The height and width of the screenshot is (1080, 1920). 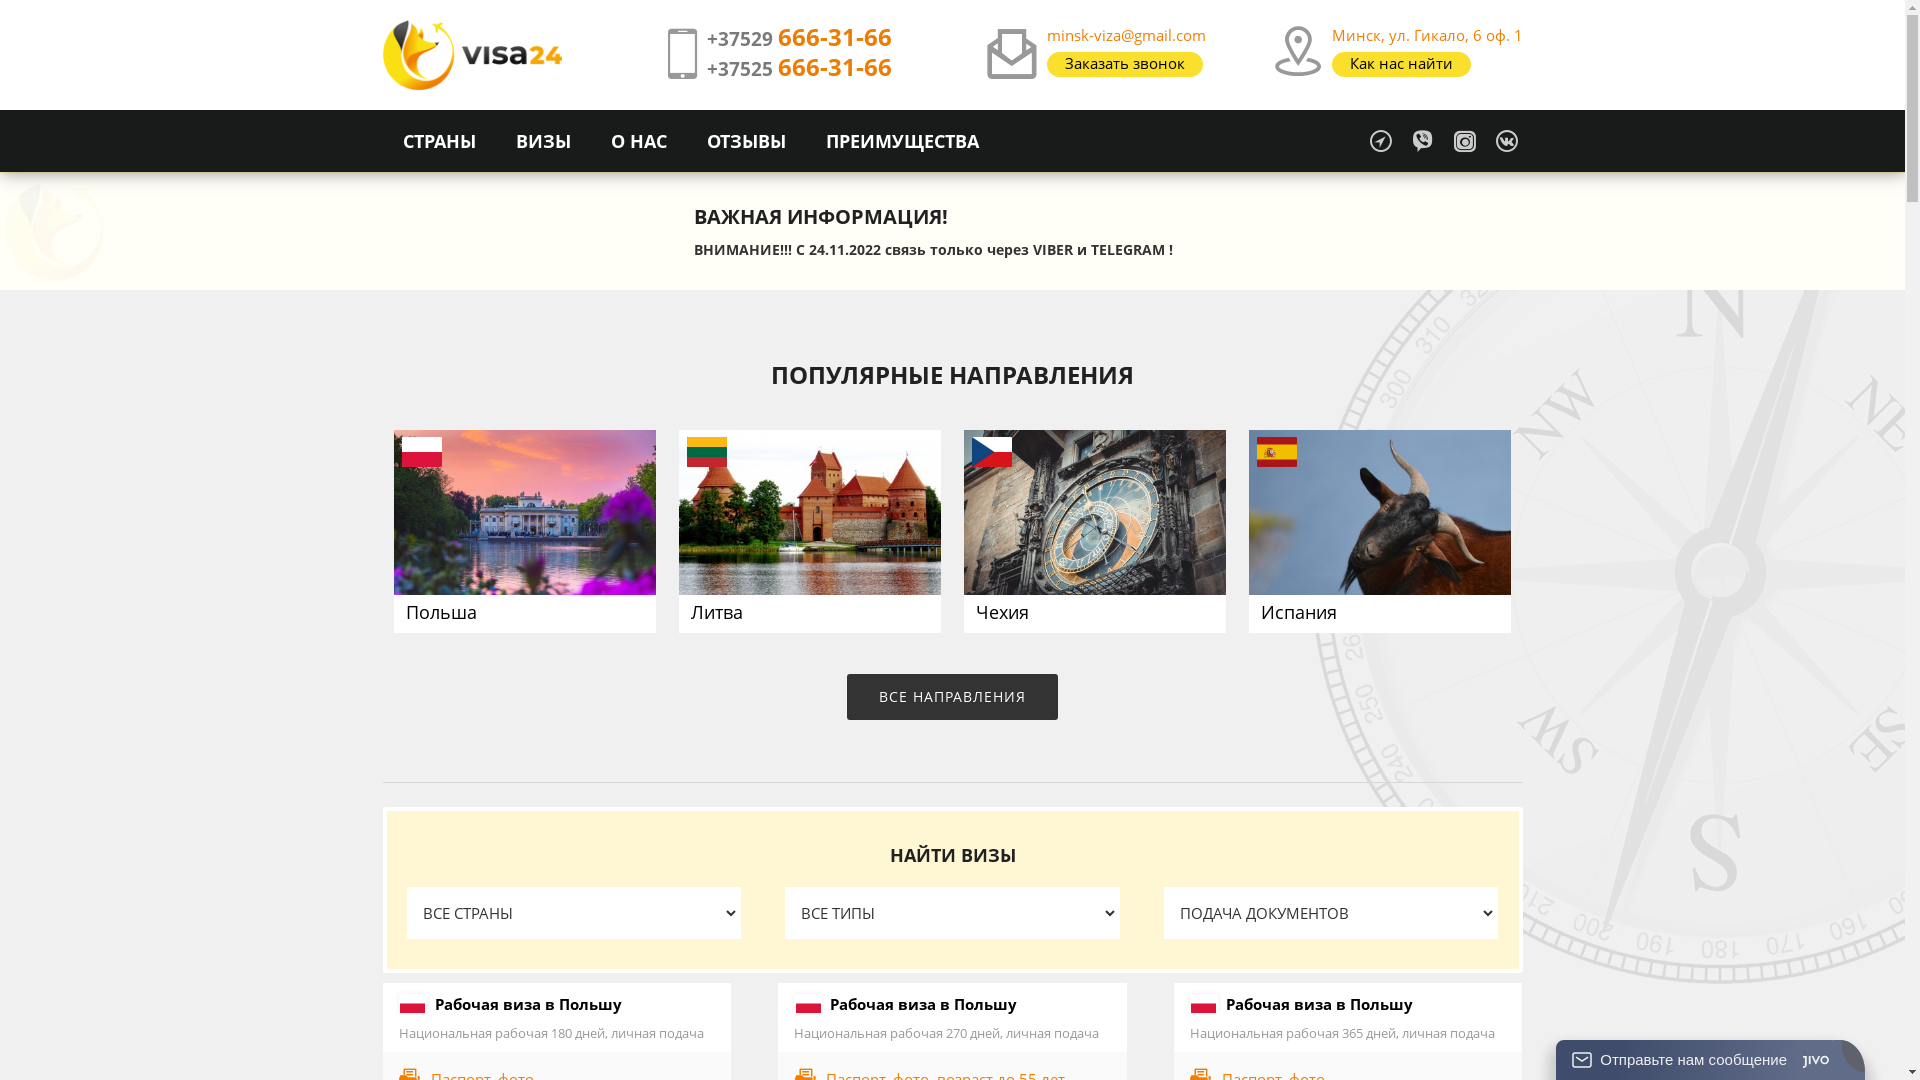 I want to click on '+37529 666-31-66', so click(x=797, y=38).